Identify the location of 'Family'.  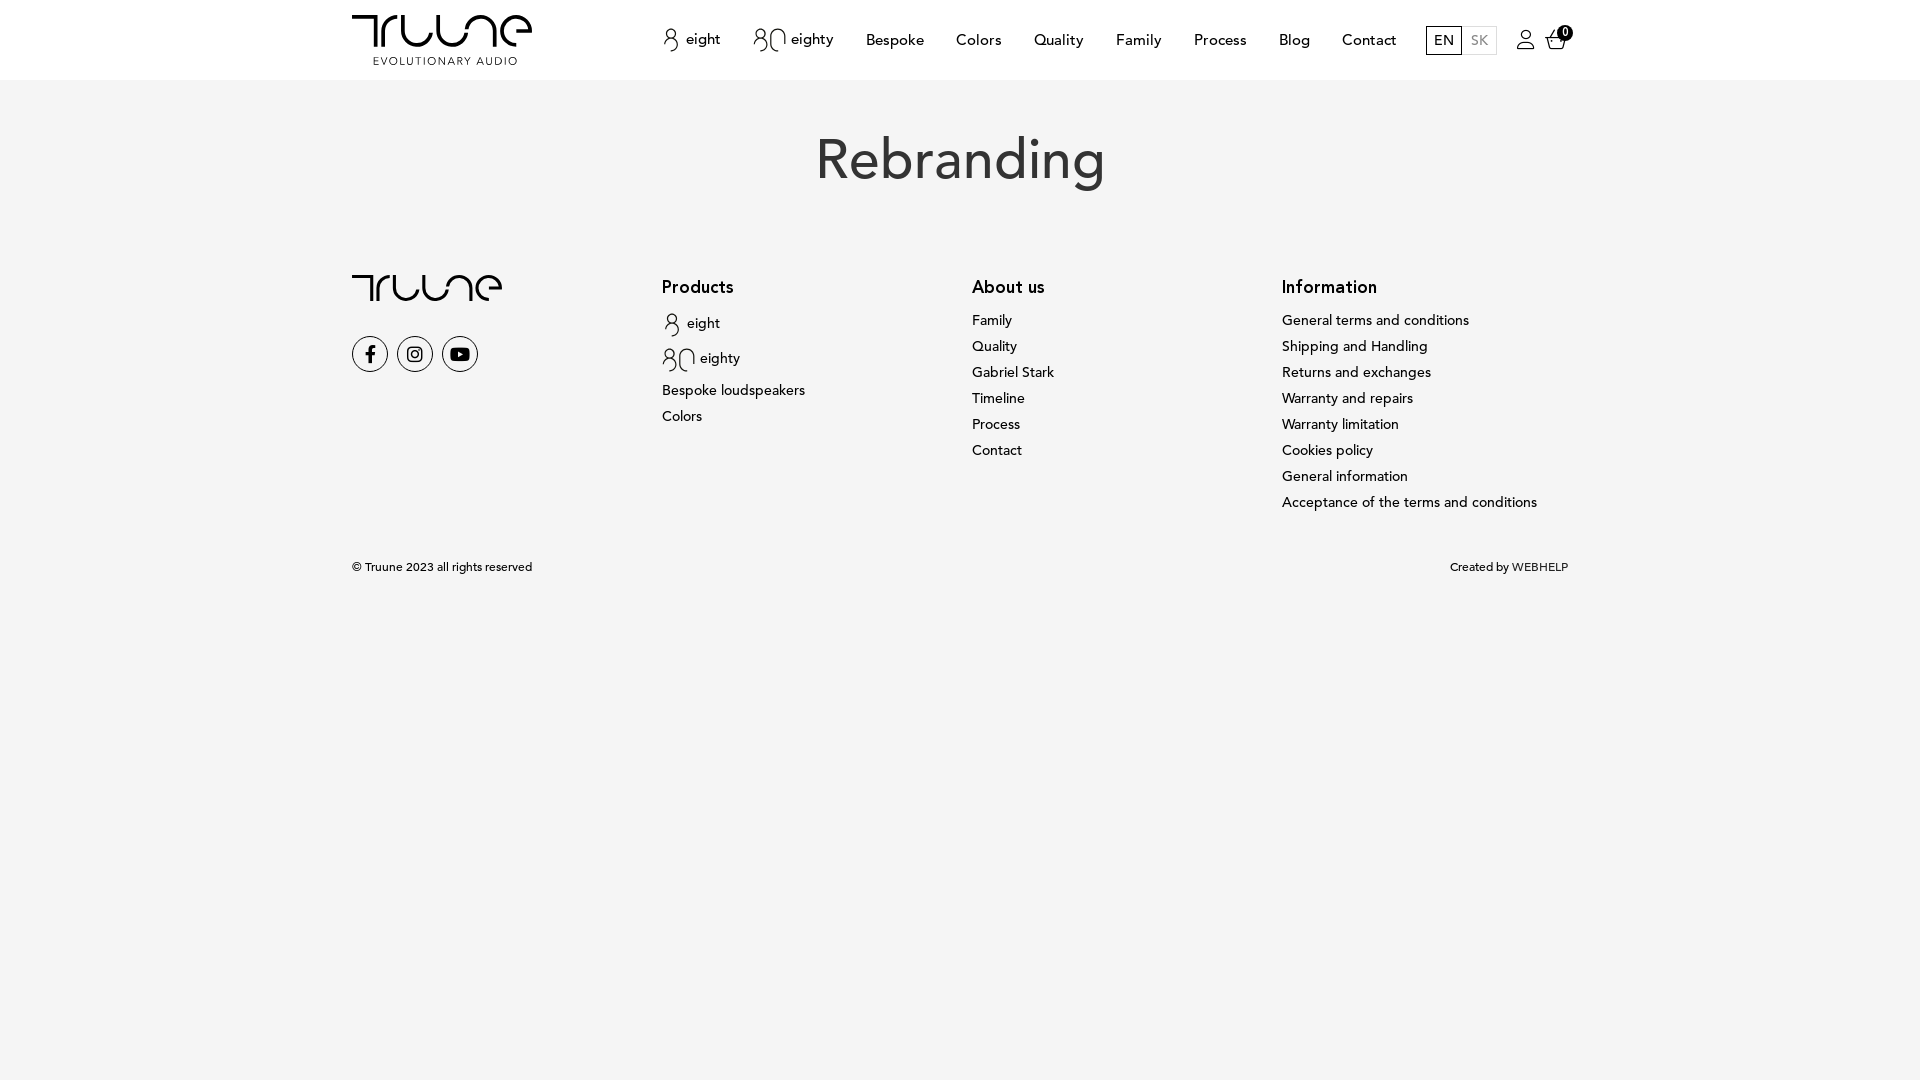
(992, 319).